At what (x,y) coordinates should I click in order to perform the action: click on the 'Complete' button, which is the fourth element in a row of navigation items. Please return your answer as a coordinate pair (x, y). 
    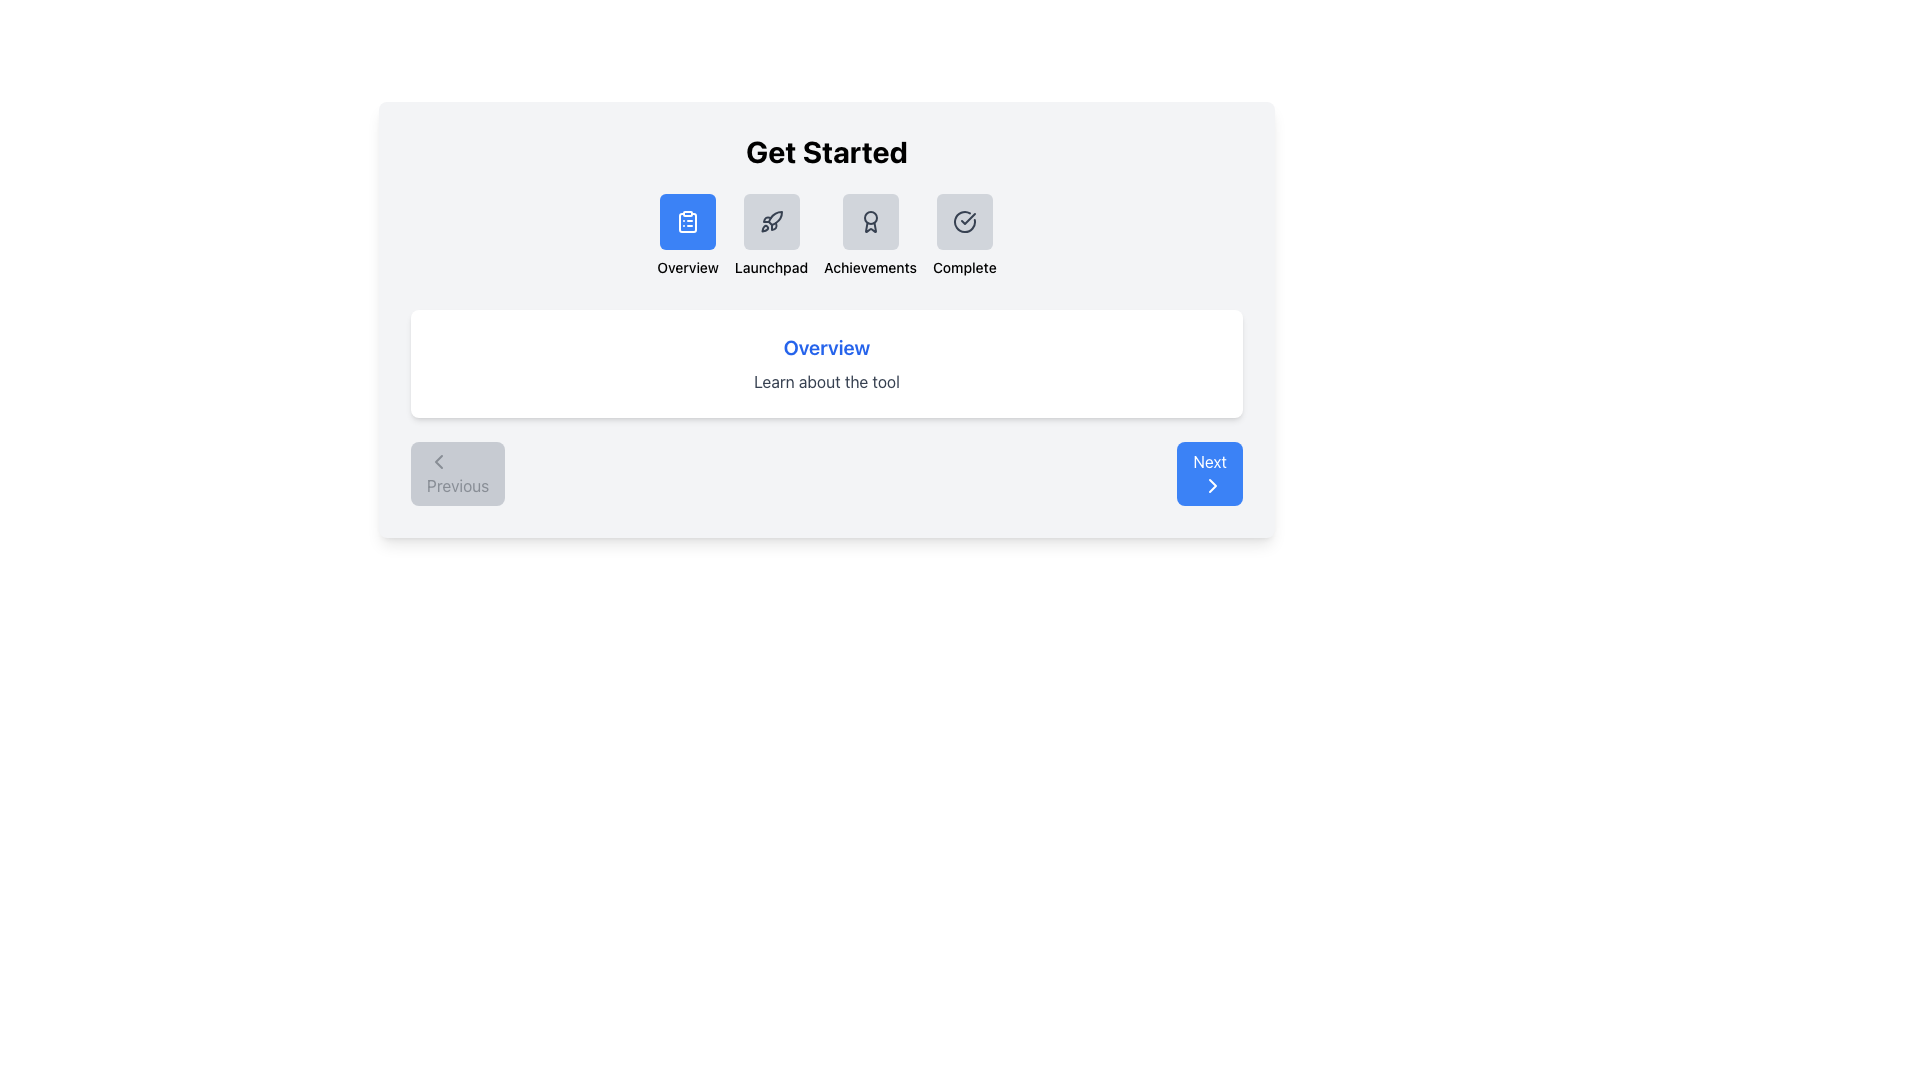
    Looking at the image, I should click on (964, 234).